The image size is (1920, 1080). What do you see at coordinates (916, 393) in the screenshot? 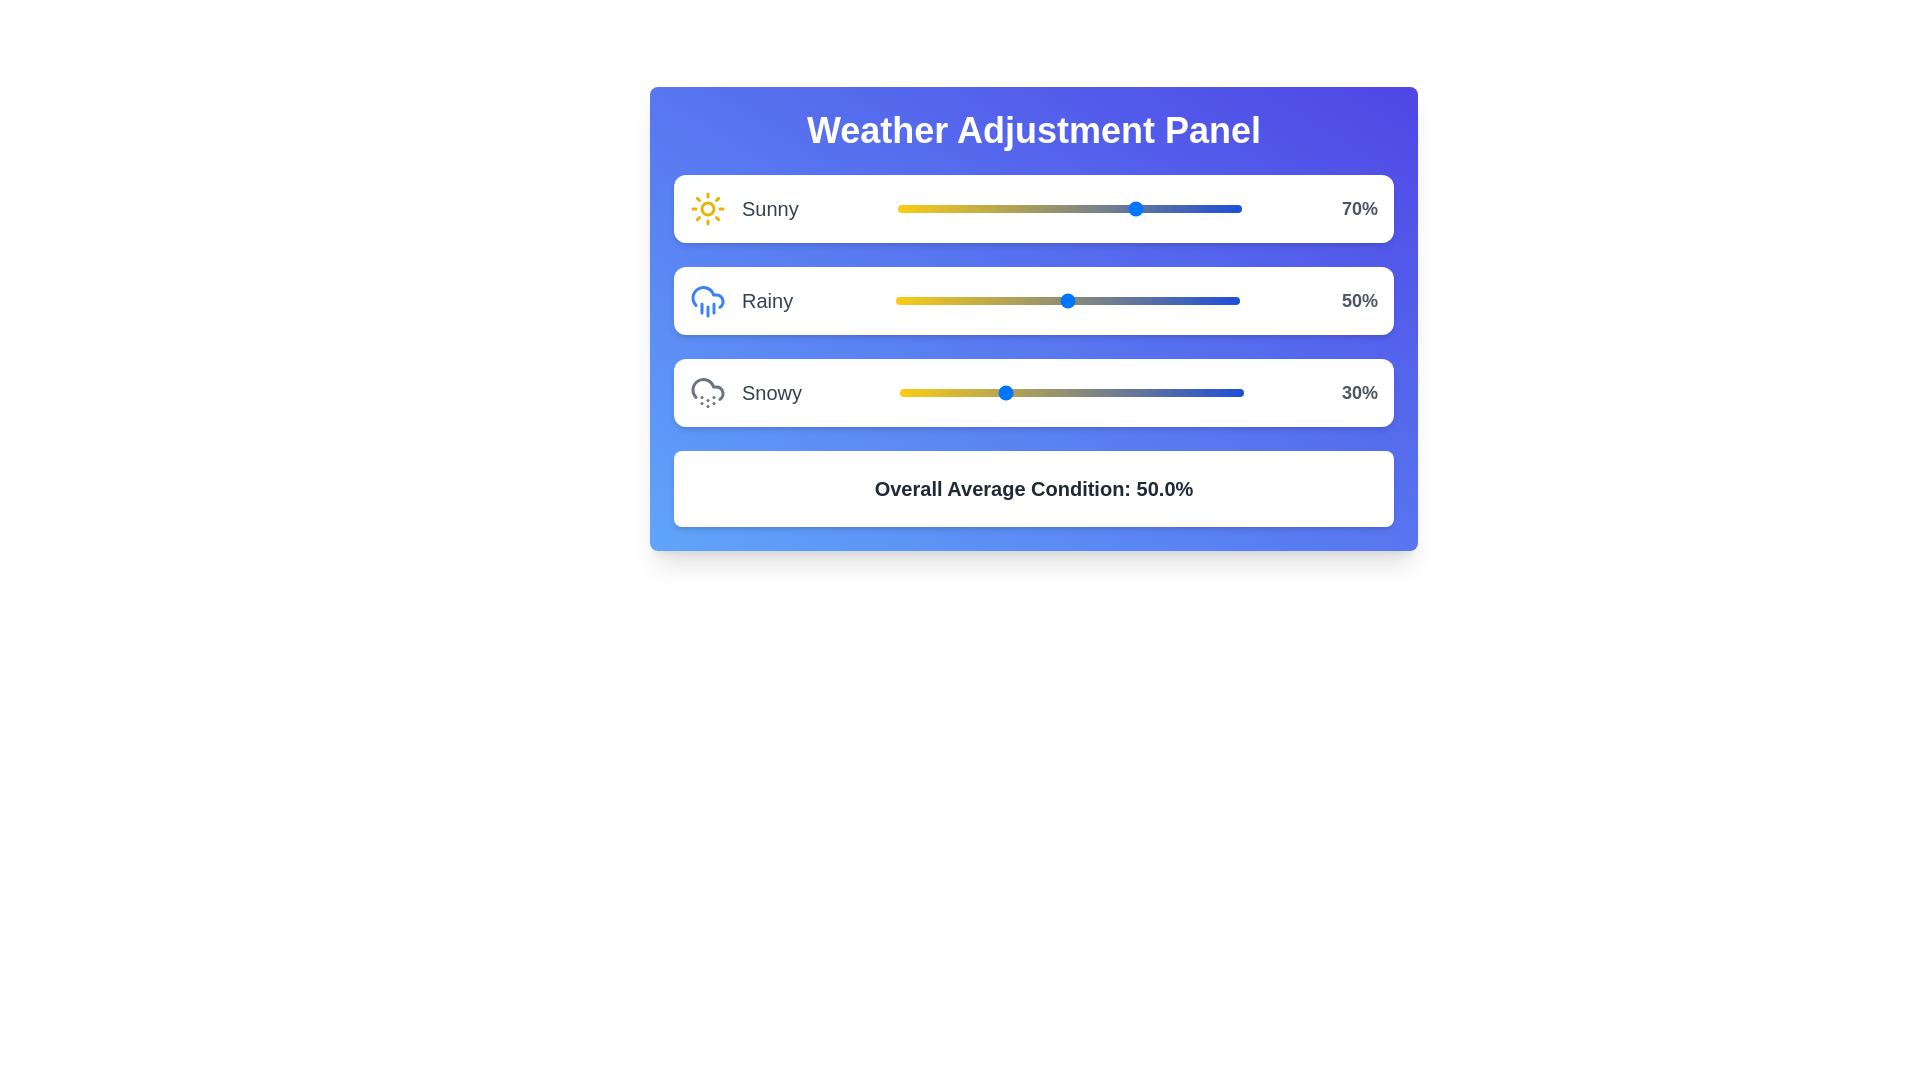
I see `the snowy condition percentage` at bounding box center [916, 393].